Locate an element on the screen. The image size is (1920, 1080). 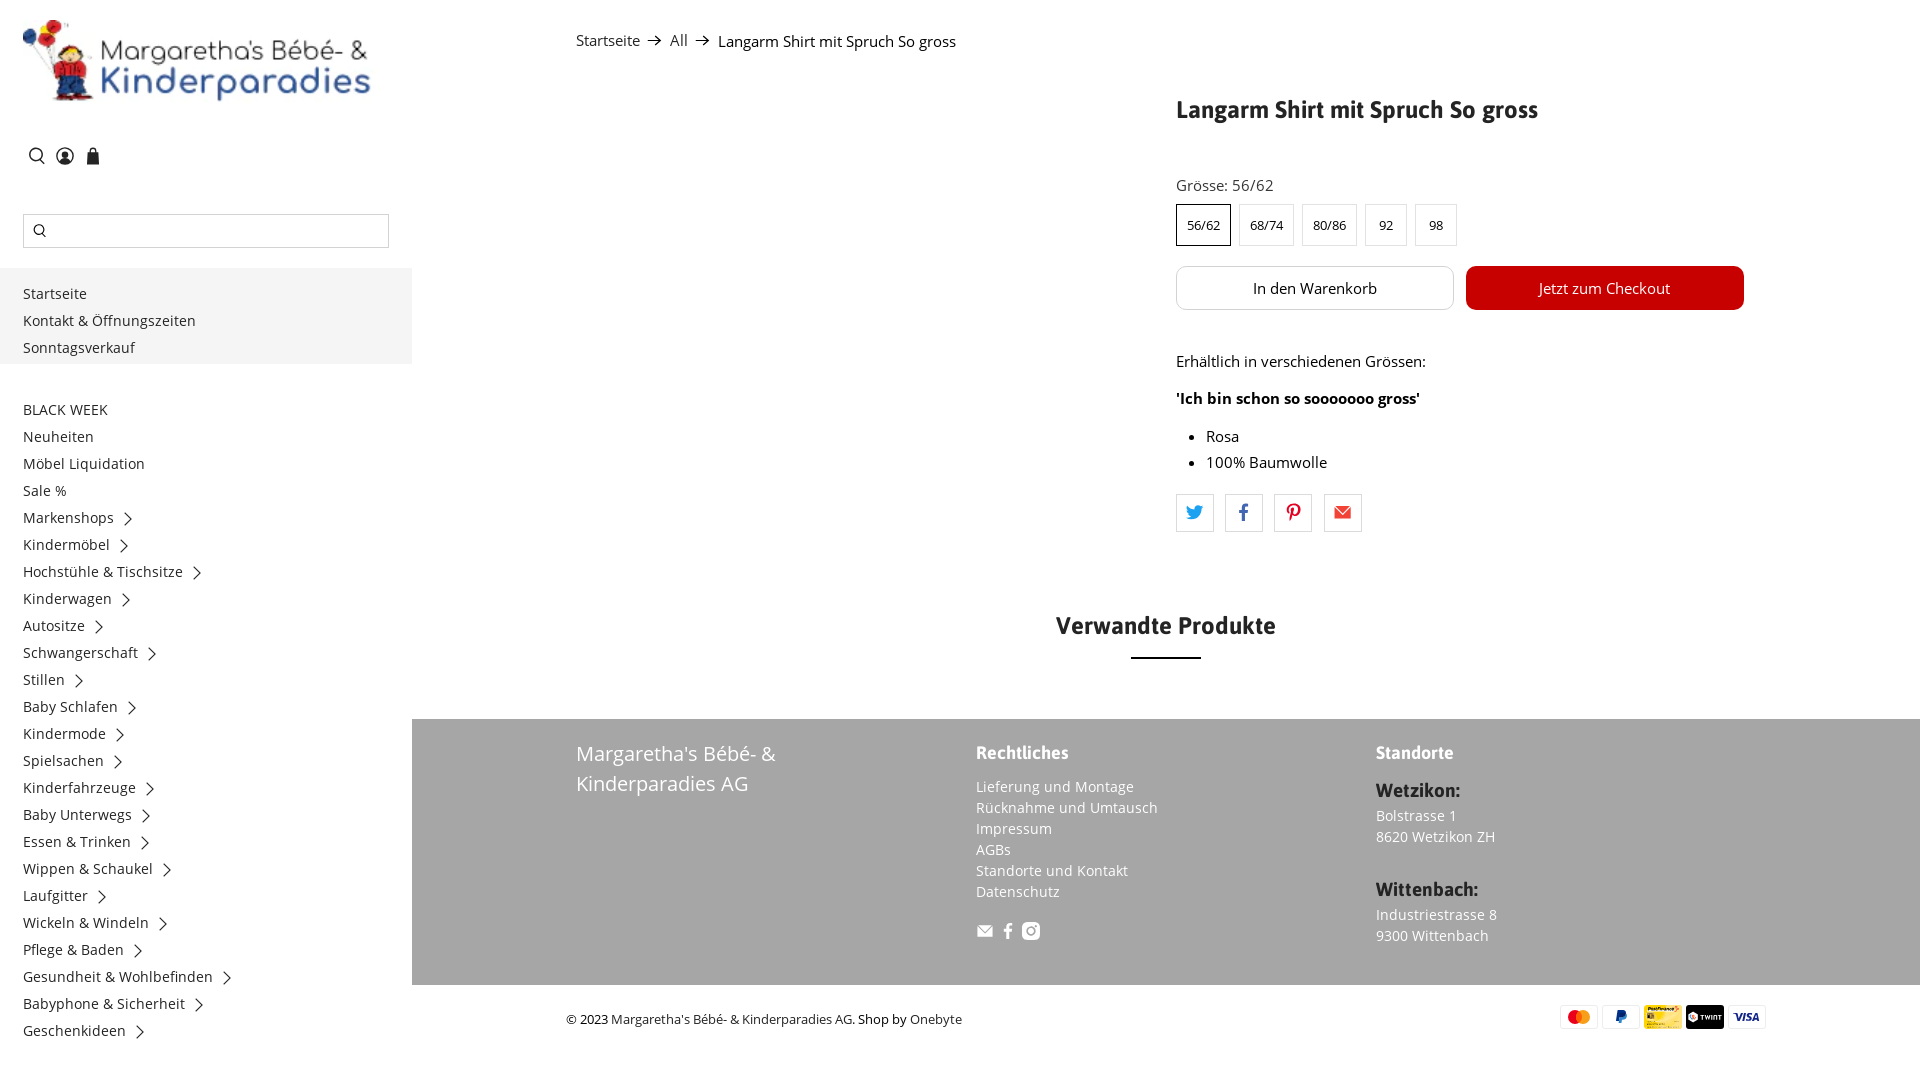
'Auf Twitter teilen' is located at coordinates (1176, 512).